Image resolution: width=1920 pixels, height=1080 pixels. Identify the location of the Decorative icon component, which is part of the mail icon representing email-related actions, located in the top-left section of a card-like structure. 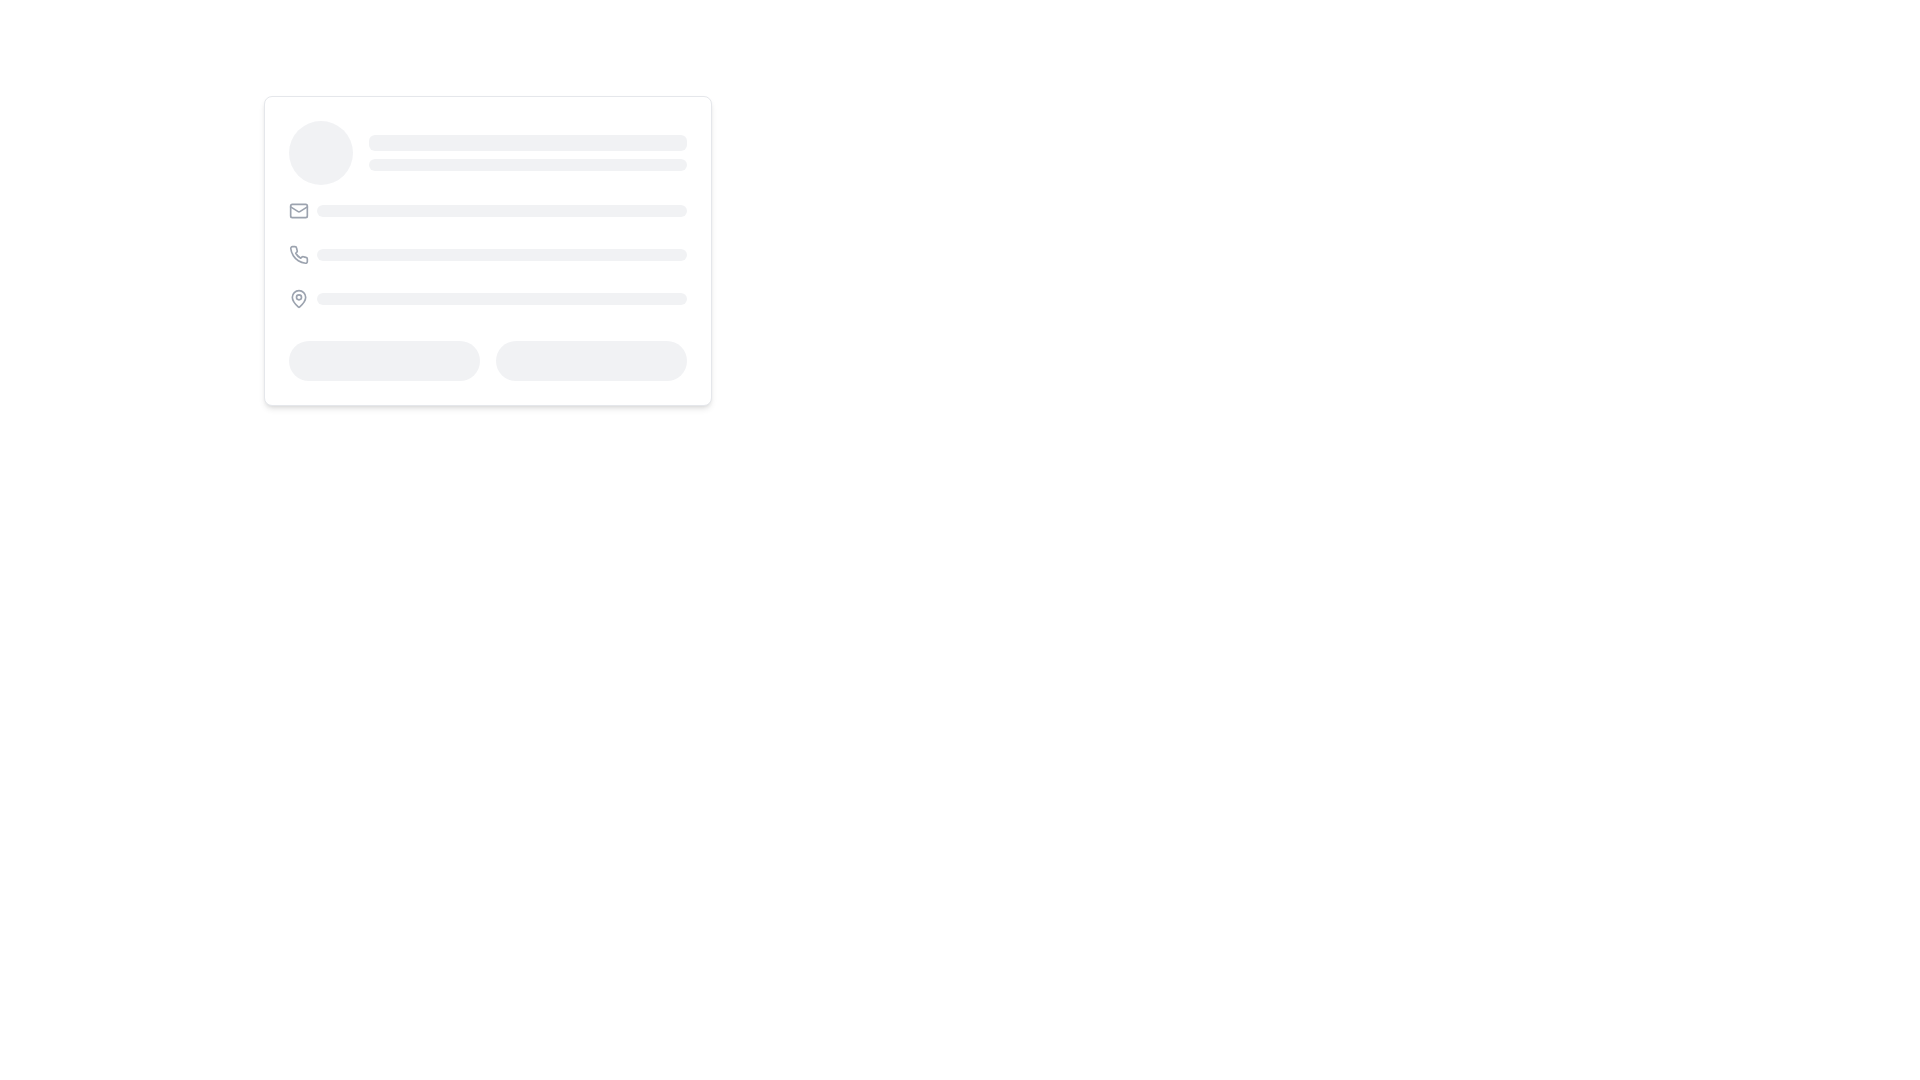
(297, 211).